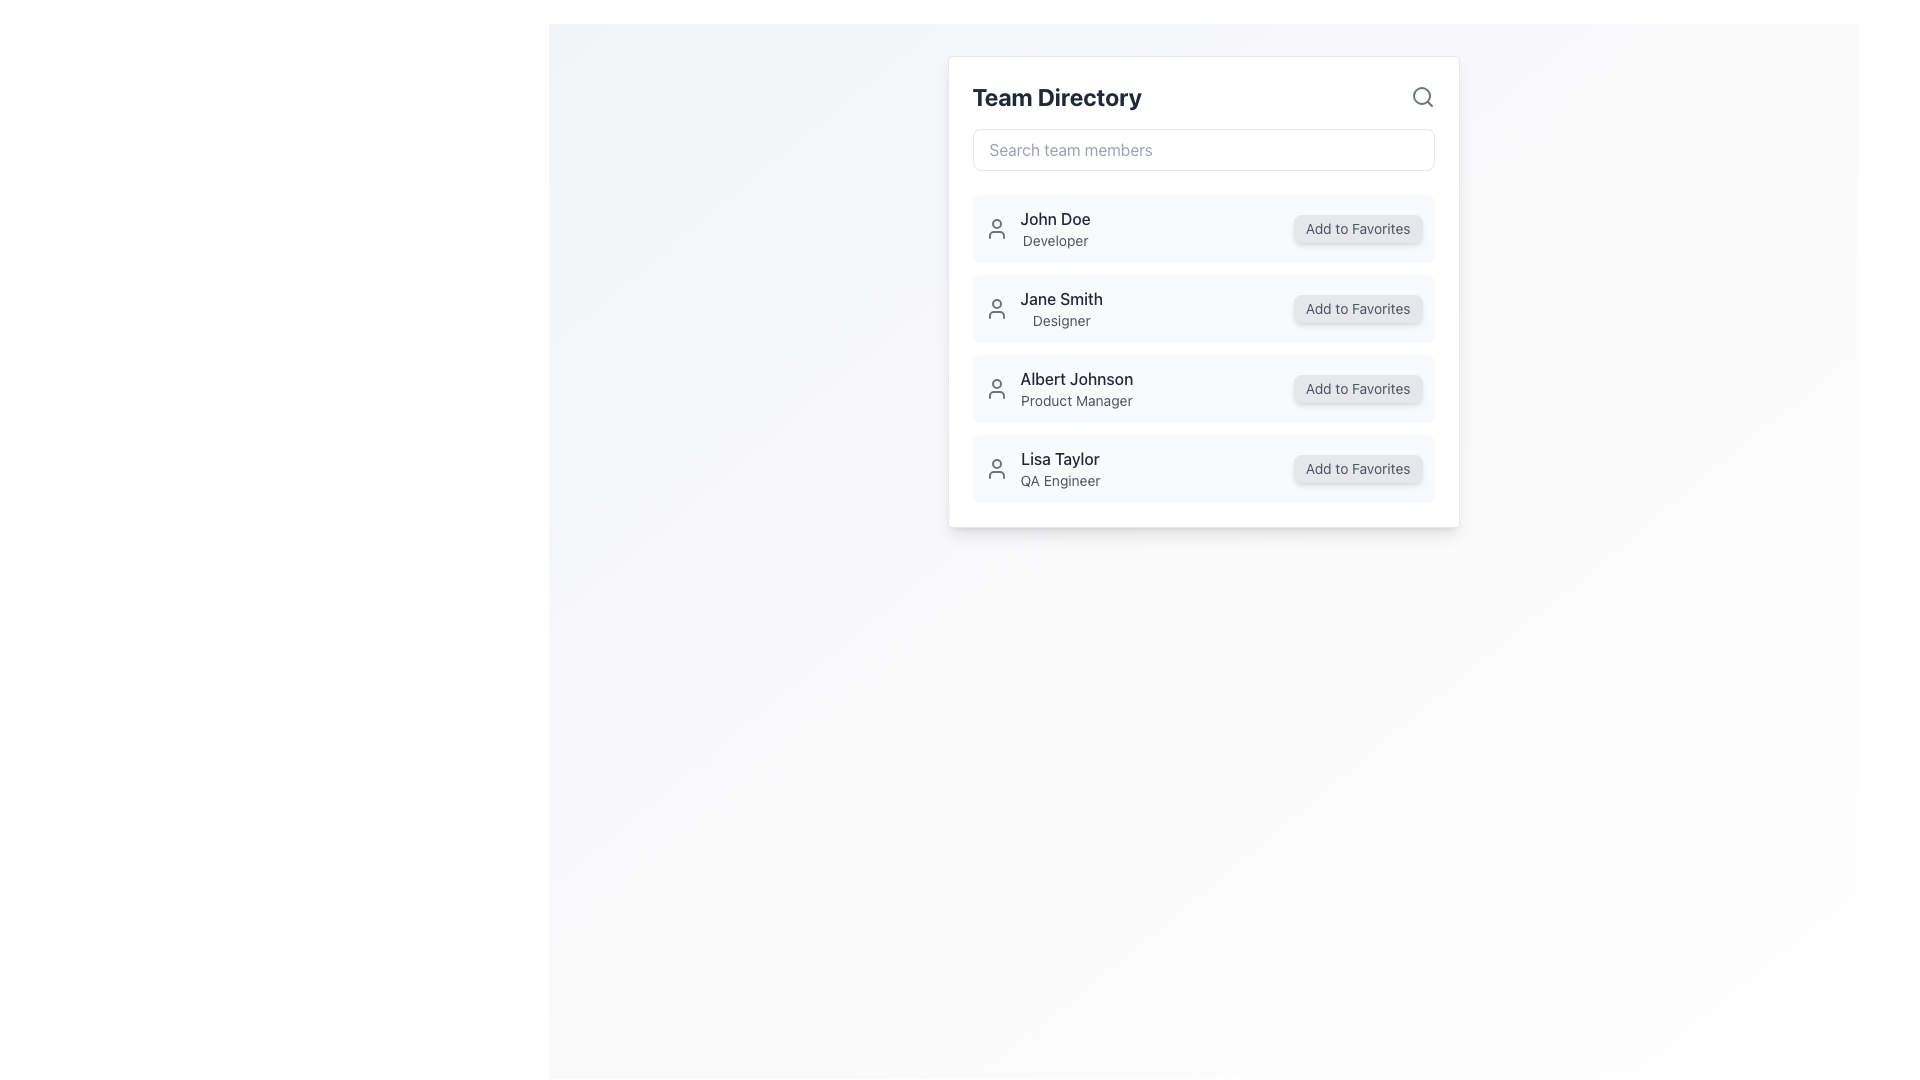  I want to click on the content of the Text Display element that shows the name and role of a team member, positioned in the second row of the team directory list, so click(1060, 308).